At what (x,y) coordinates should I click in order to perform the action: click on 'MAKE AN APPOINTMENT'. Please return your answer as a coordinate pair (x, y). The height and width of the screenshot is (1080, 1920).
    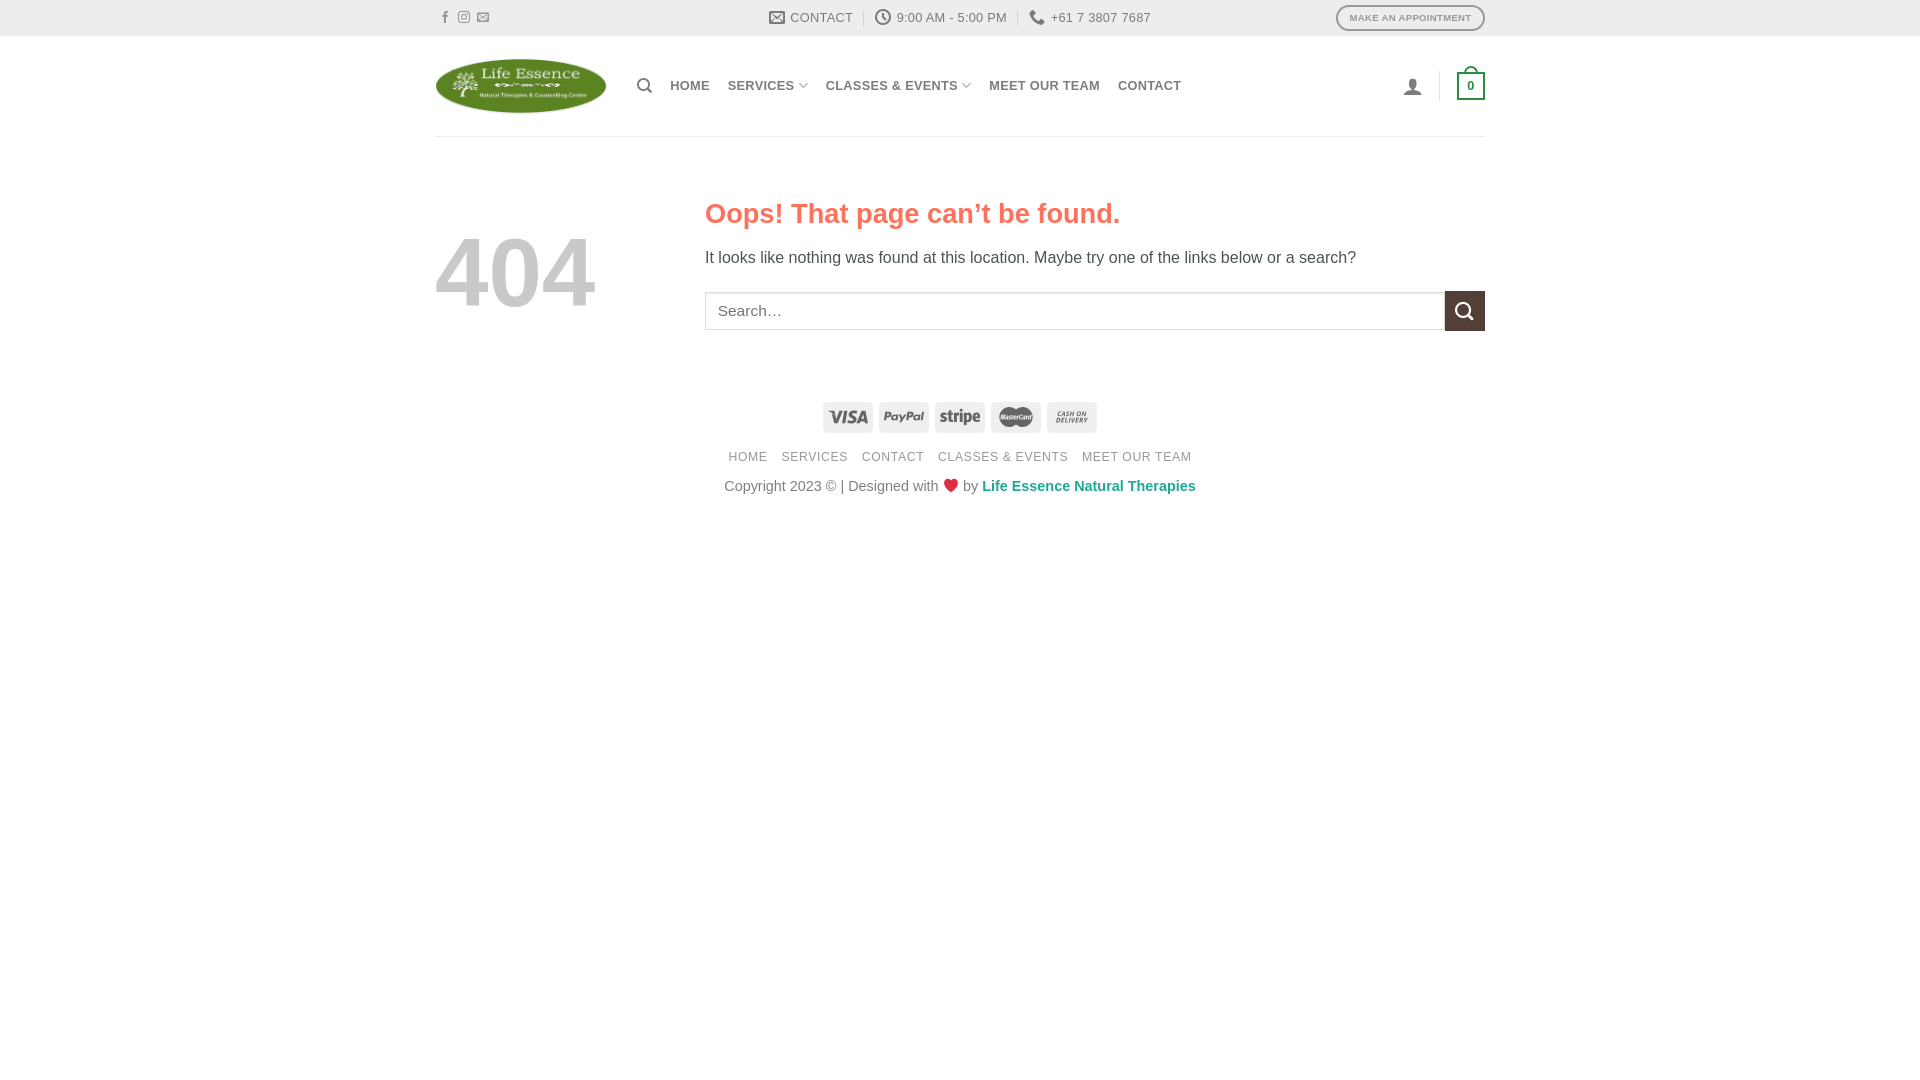
    Looking at the image, I should click on (1409, 17).